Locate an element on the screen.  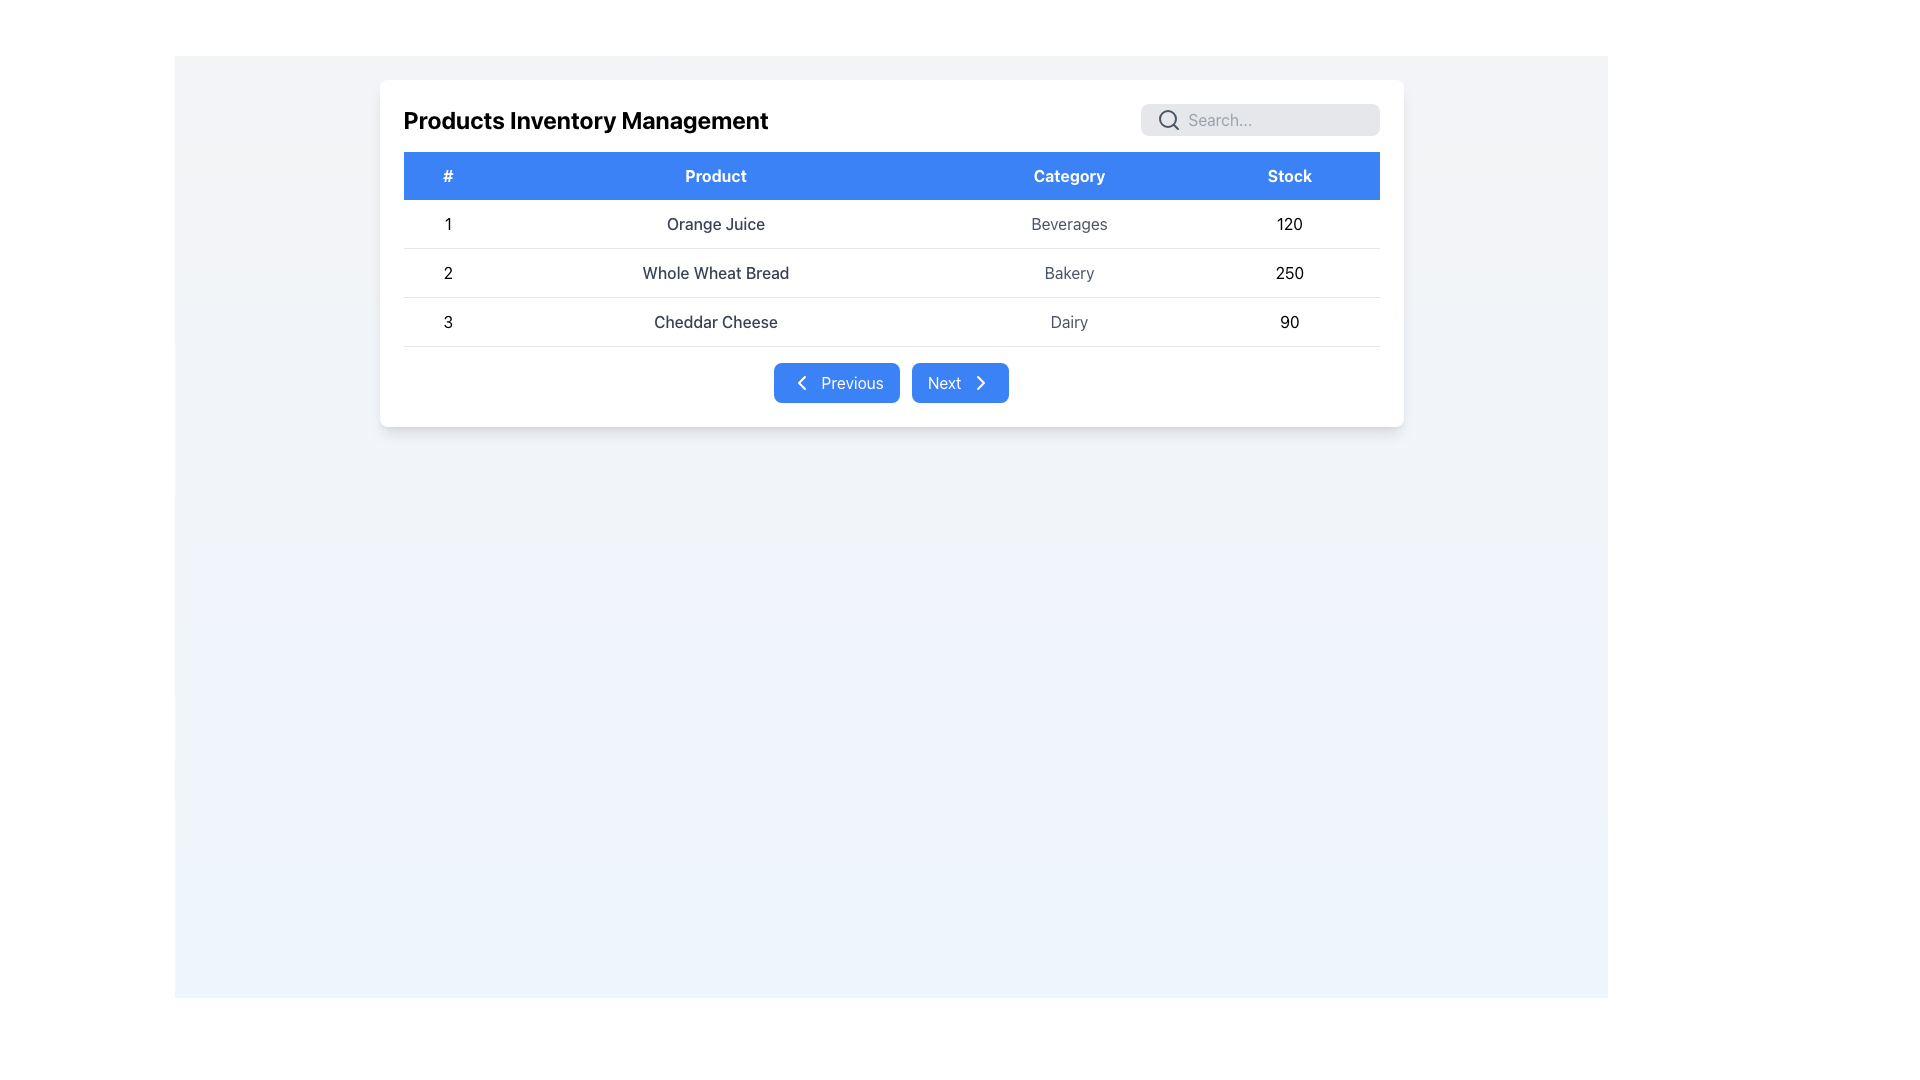
the Text Display element that shows the numeric value '90' in the 'Stock' column of the third row in the table, representing 'Cheddar Cheese' is located at coordinates (1289, 320).